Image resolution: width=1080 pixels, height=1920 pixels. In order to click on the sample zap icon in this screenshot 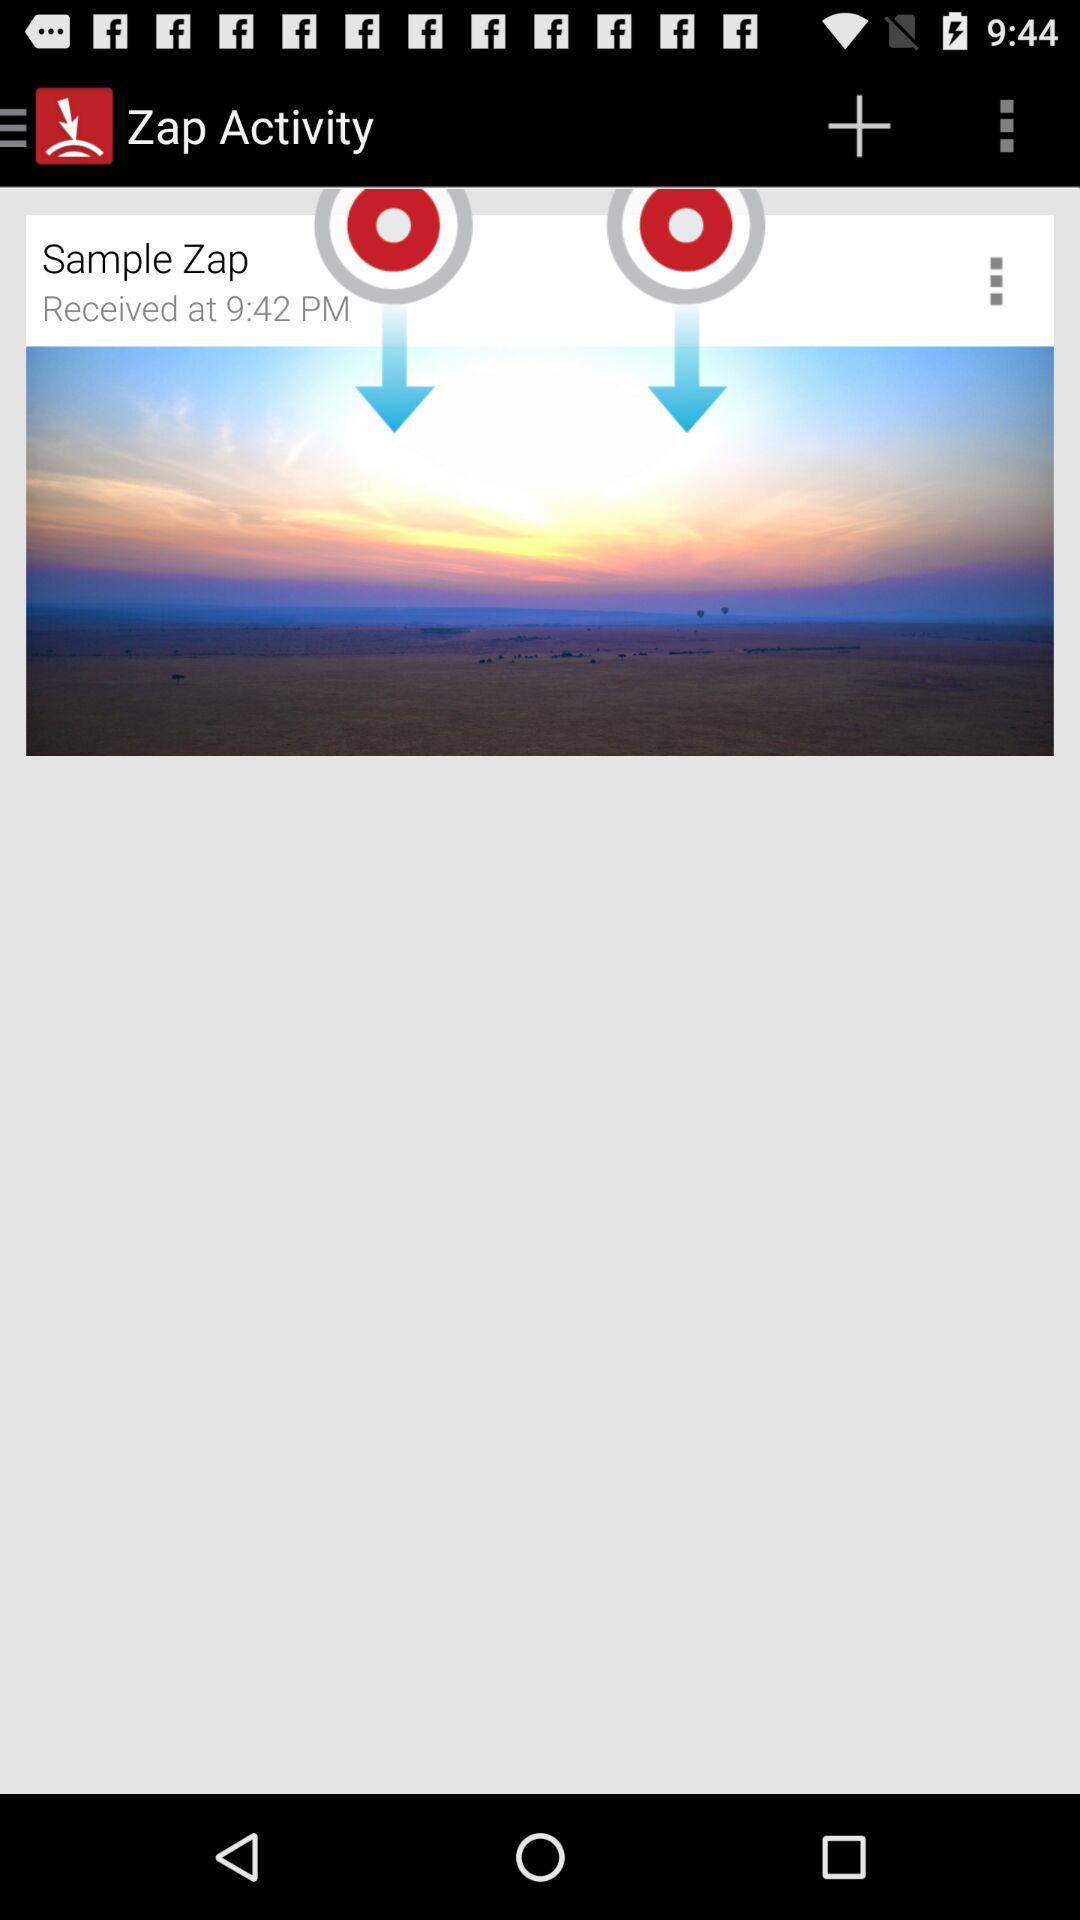, I will do `click(421, 248)`.